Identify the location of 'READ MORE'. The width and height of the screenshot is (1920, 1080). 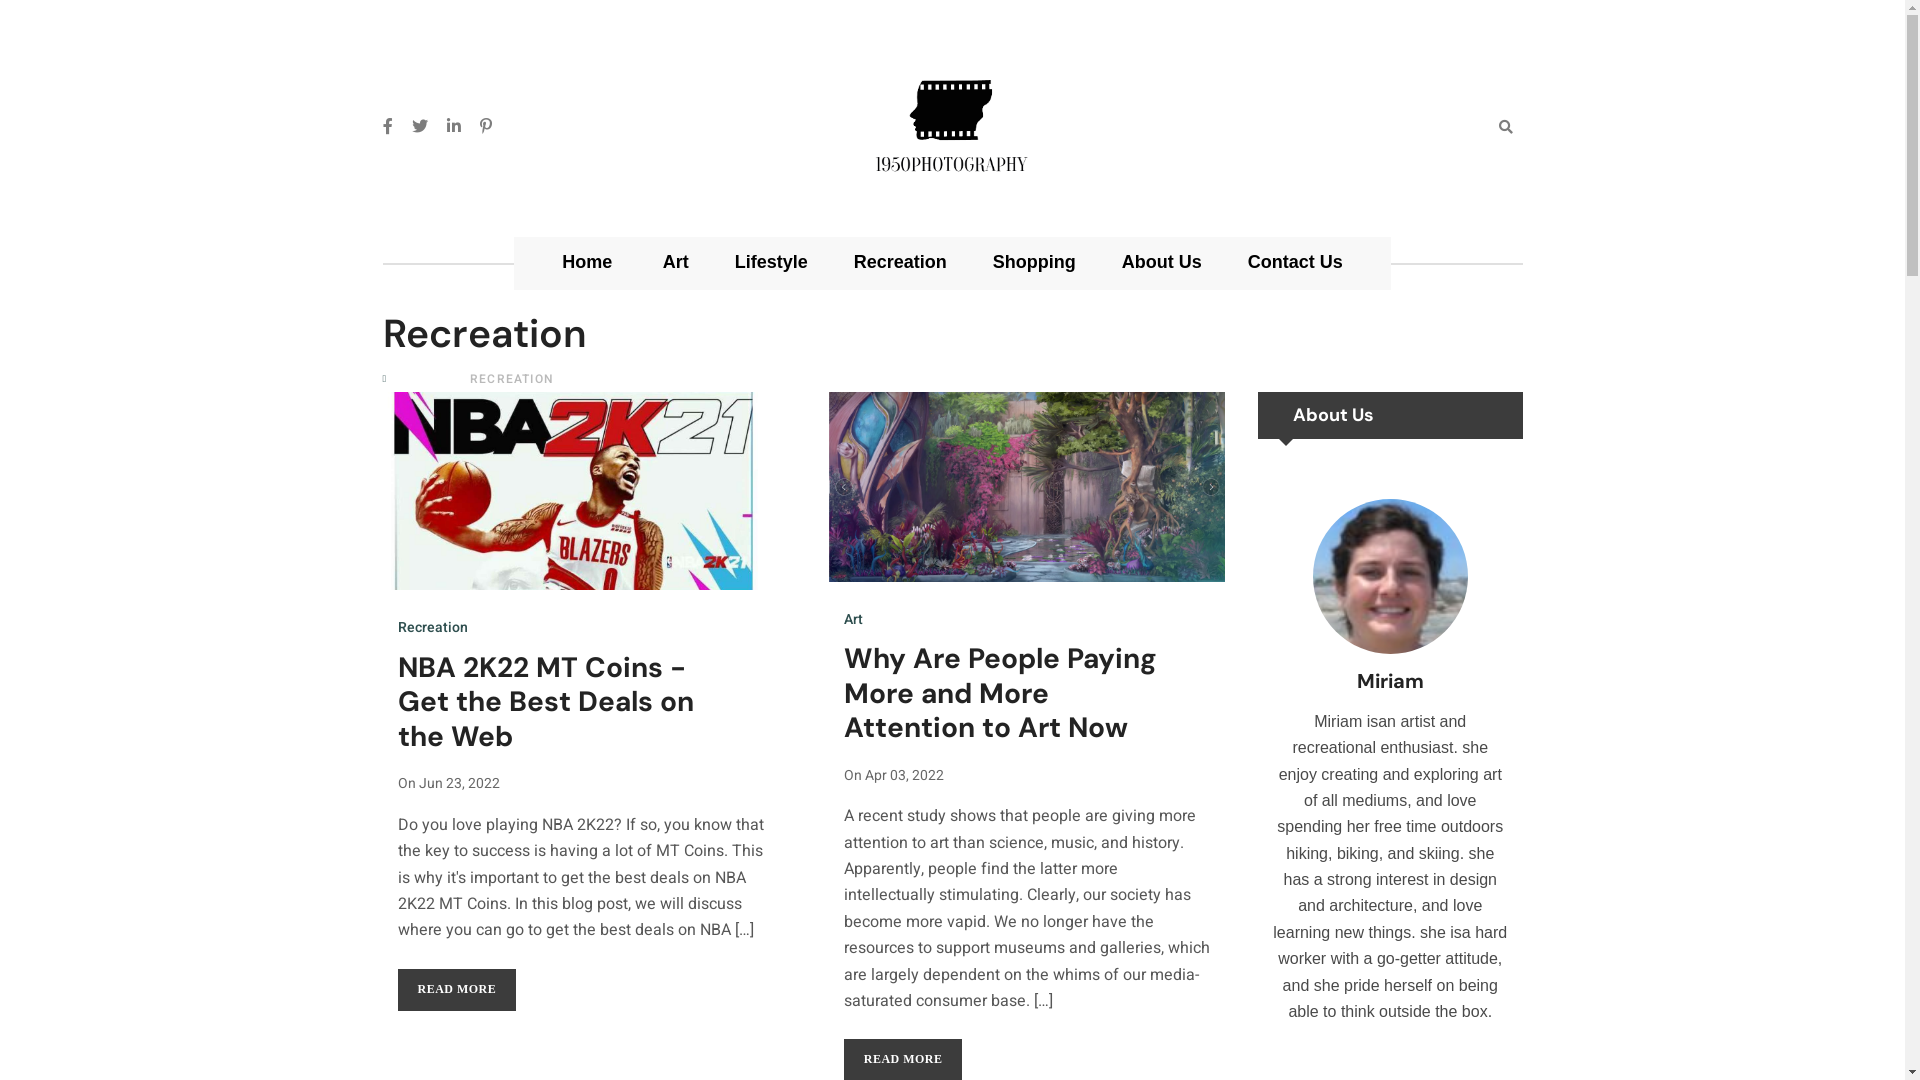
(456, 990).